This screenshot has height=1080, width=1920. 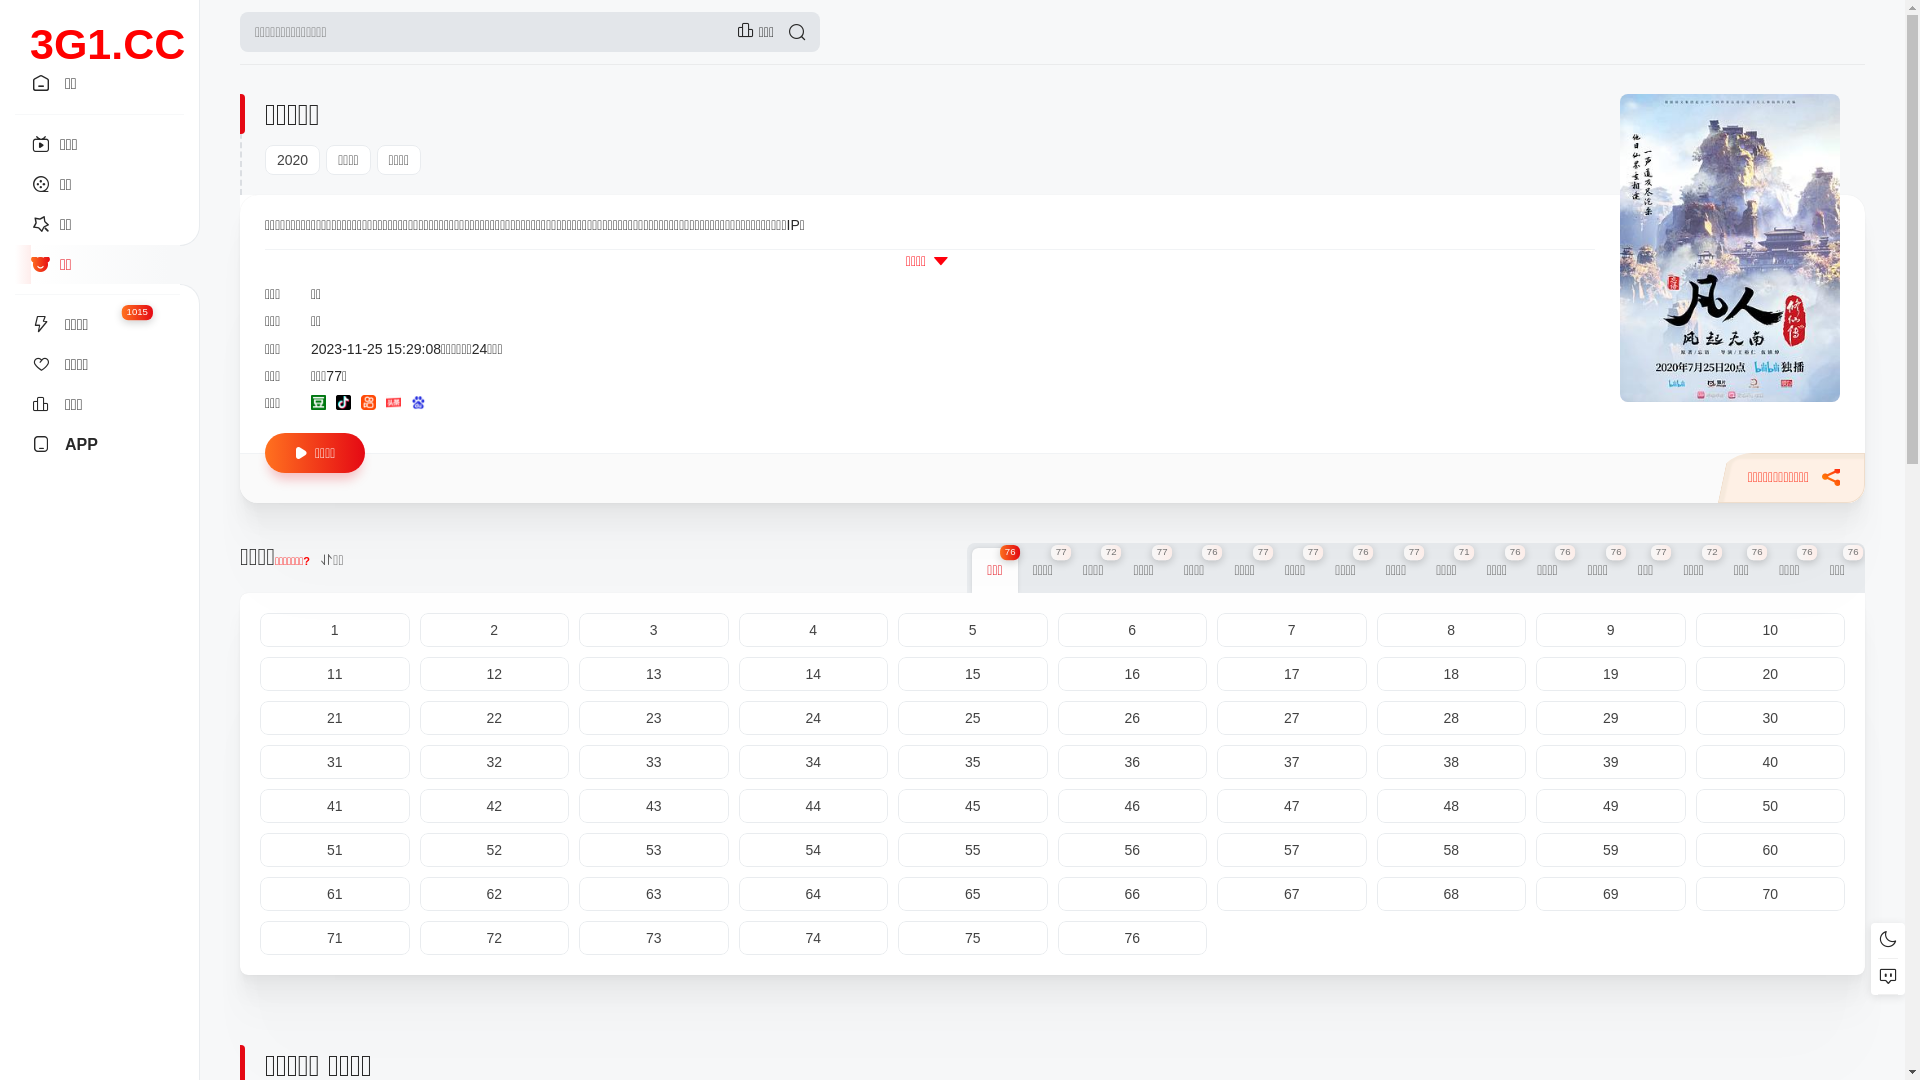 What do you see at coordinates (1216, 893) in the screenshot?
I see `'67'` at bounding box center [1216, 893].